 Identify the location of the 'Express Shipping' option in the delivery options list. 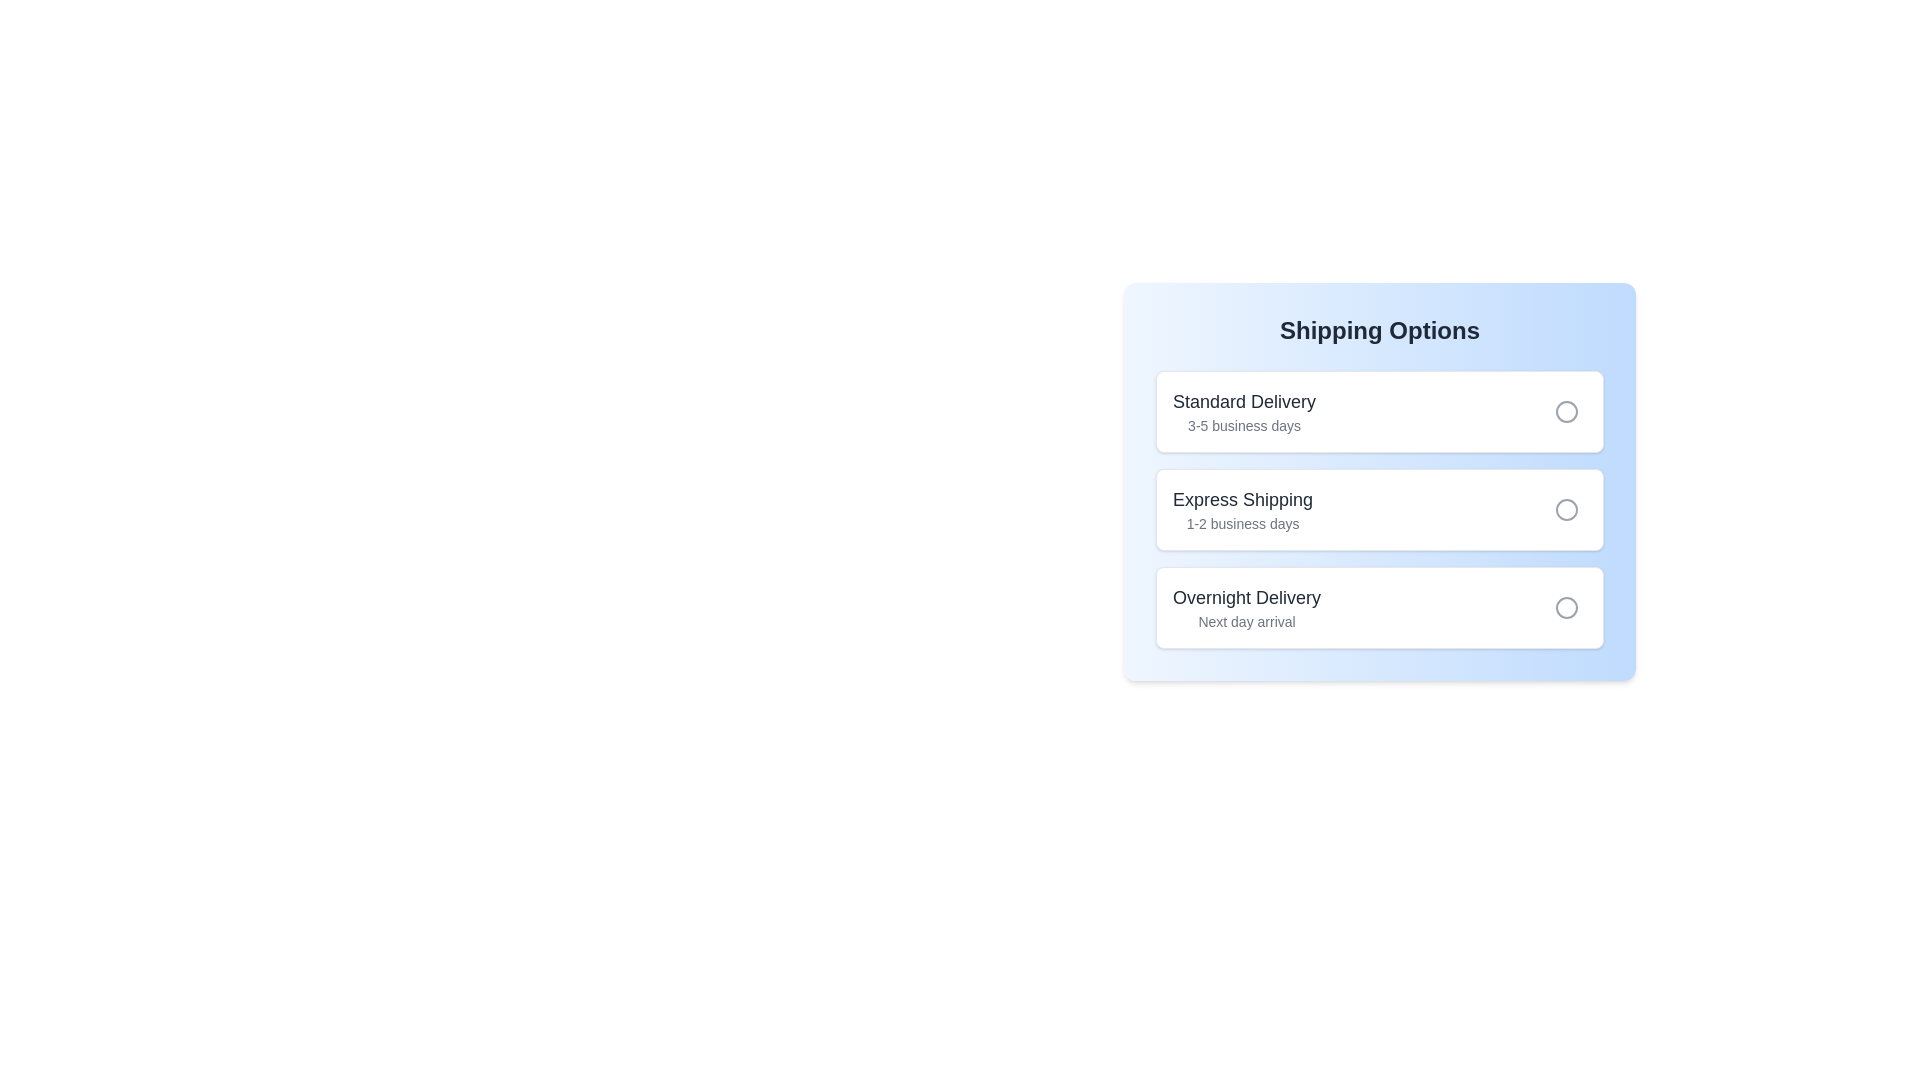
(1379, 490).